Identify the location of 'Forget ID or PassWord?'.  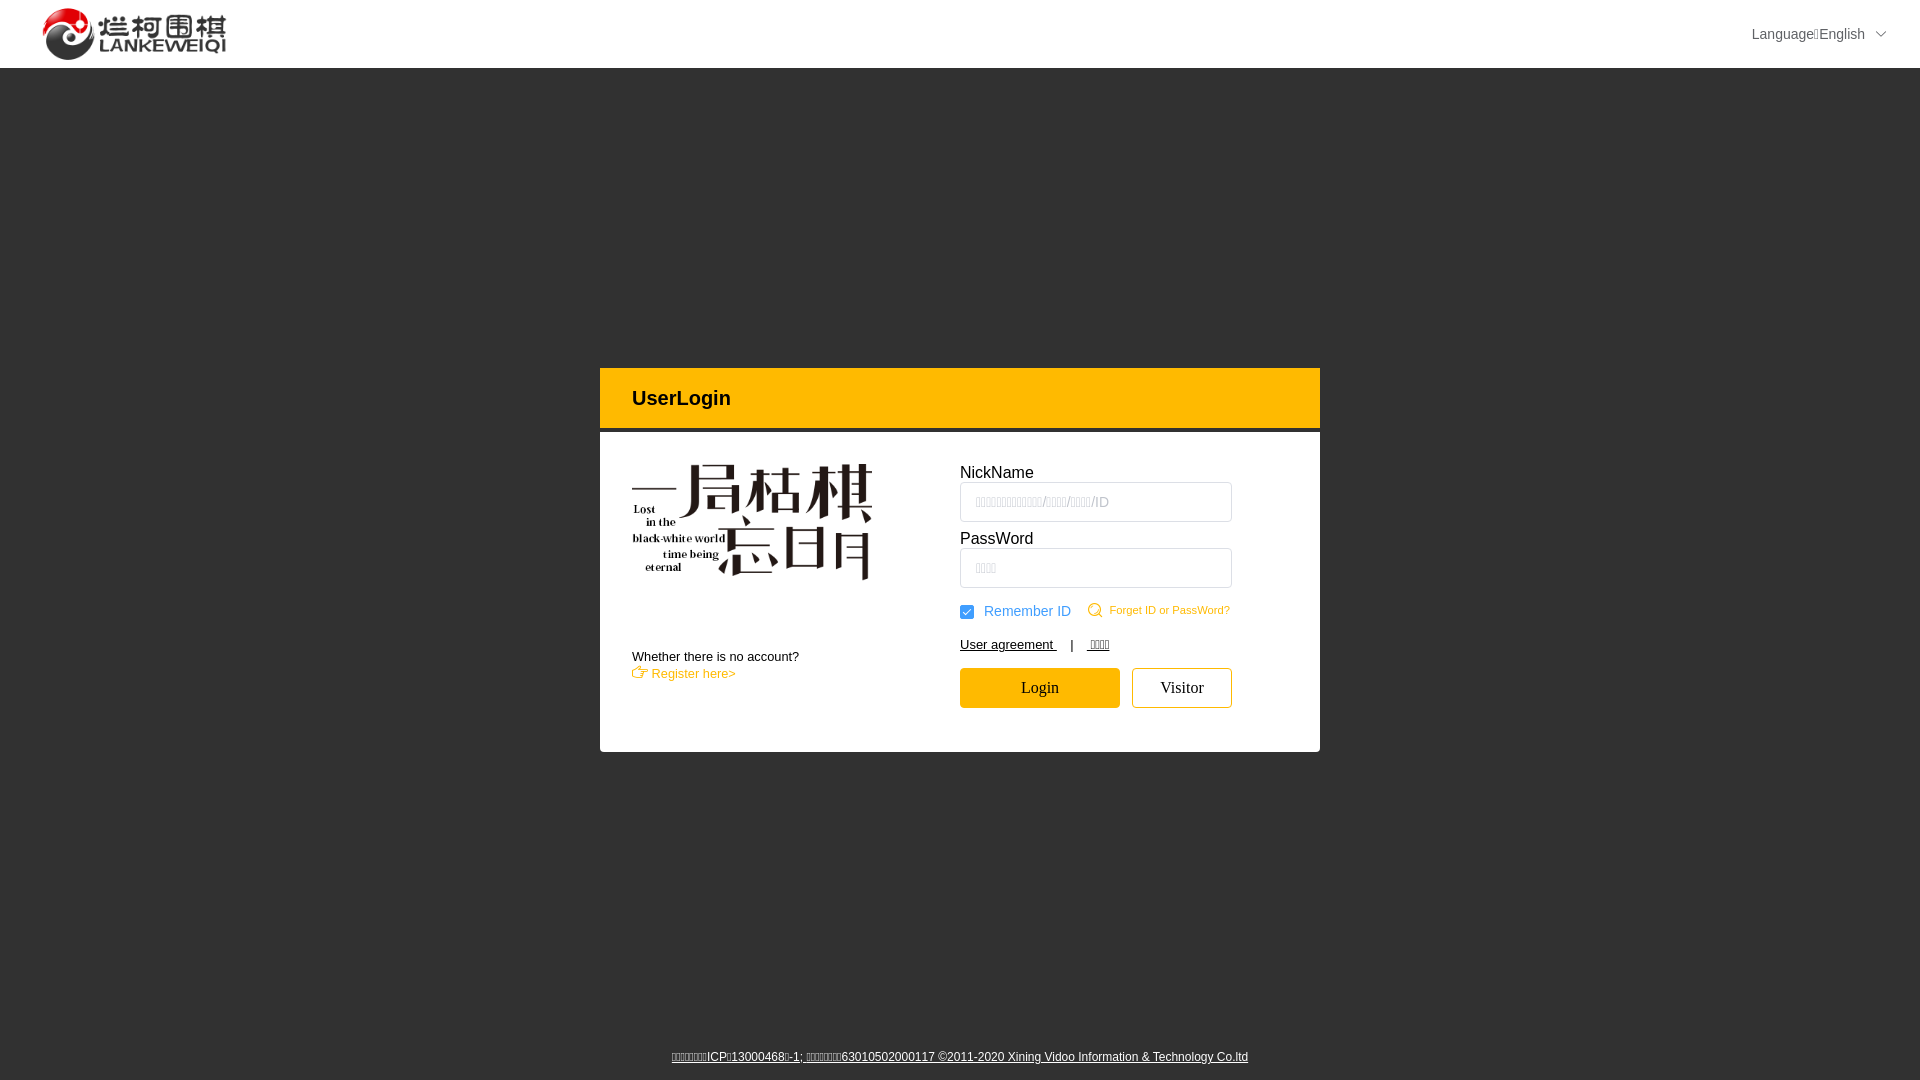
(1182, 609).